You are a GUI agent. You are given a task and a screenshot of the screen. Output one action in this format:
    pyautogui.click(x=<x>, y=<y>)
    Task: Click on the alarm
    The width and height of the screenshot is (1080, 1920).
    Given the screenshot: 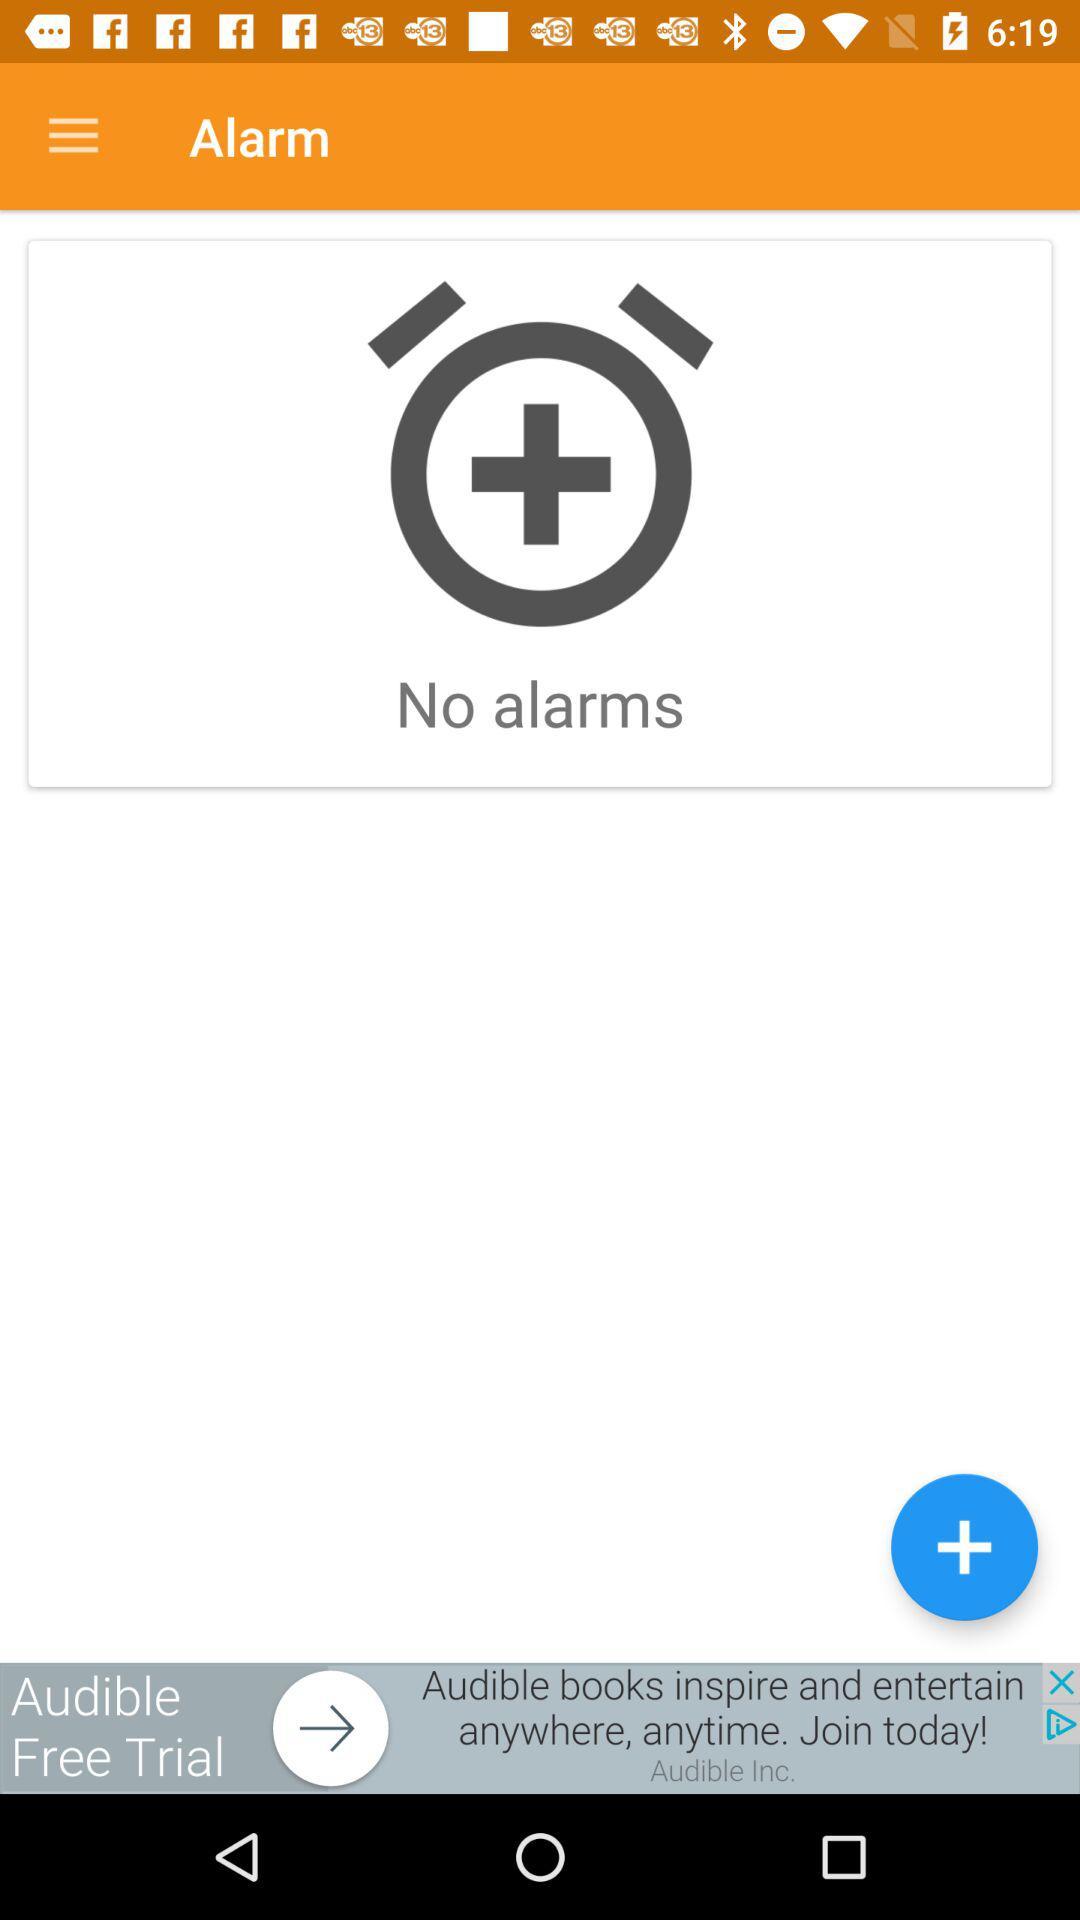 What is the action you would take?
    pyautogui.click(x=963, y=1546)
    